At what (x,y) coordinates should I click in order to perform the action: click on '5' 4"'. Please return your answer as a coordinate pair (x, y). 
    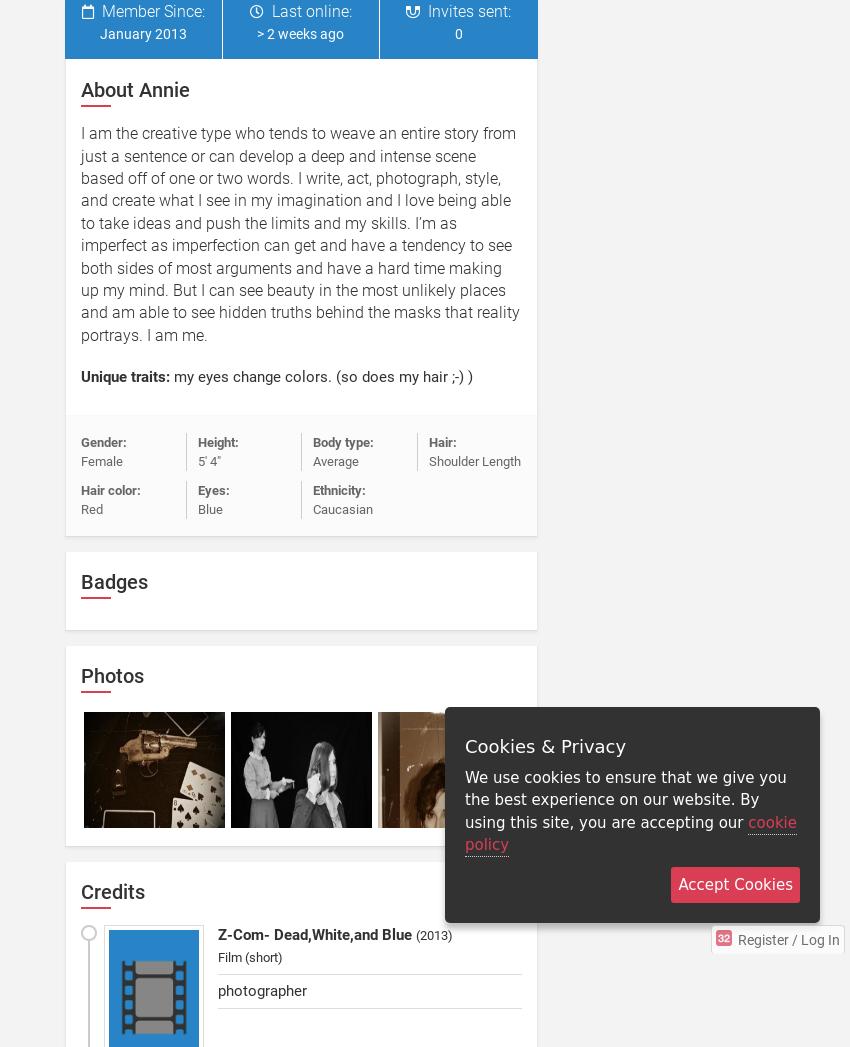
    Looking at the image, I should click on (207, 460).